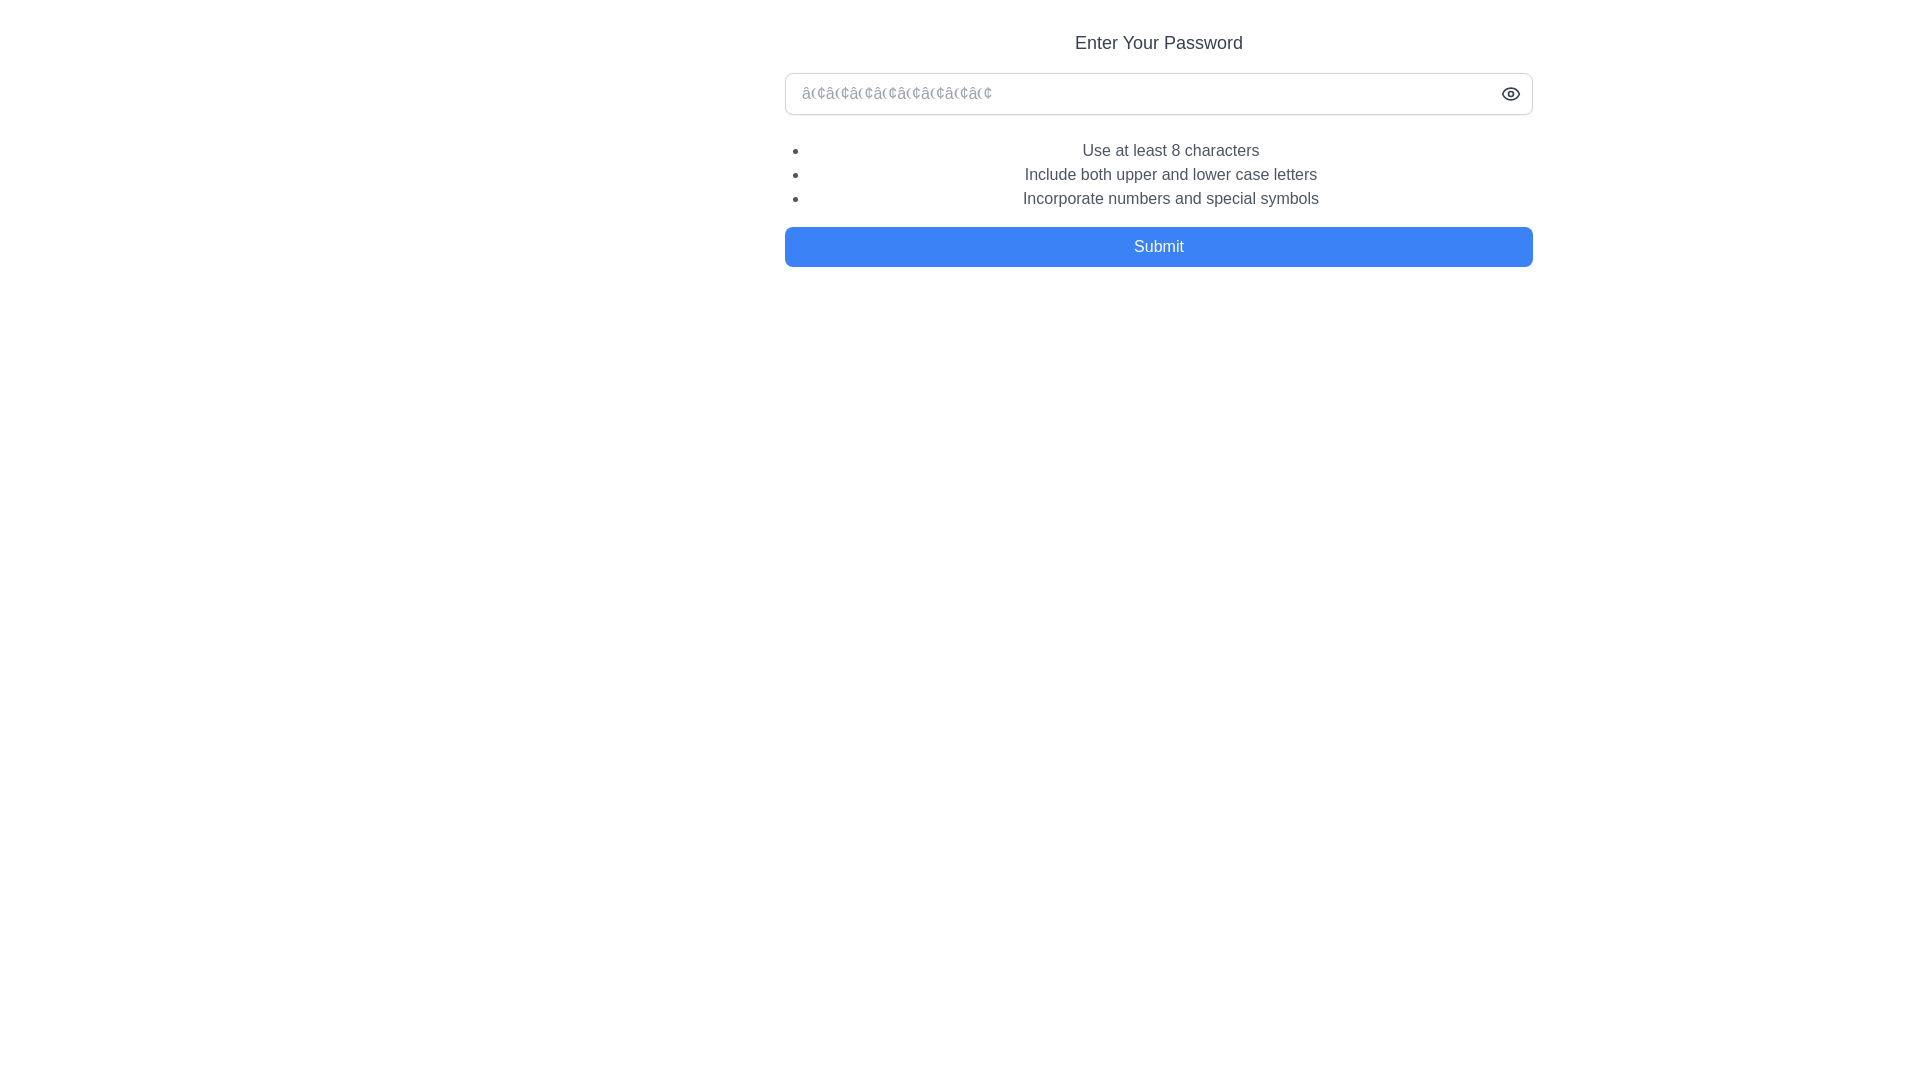  I want to click on the blue rectangular button labeled 'Submit' located at the bottom of the password entry form, so click(1158, 251).